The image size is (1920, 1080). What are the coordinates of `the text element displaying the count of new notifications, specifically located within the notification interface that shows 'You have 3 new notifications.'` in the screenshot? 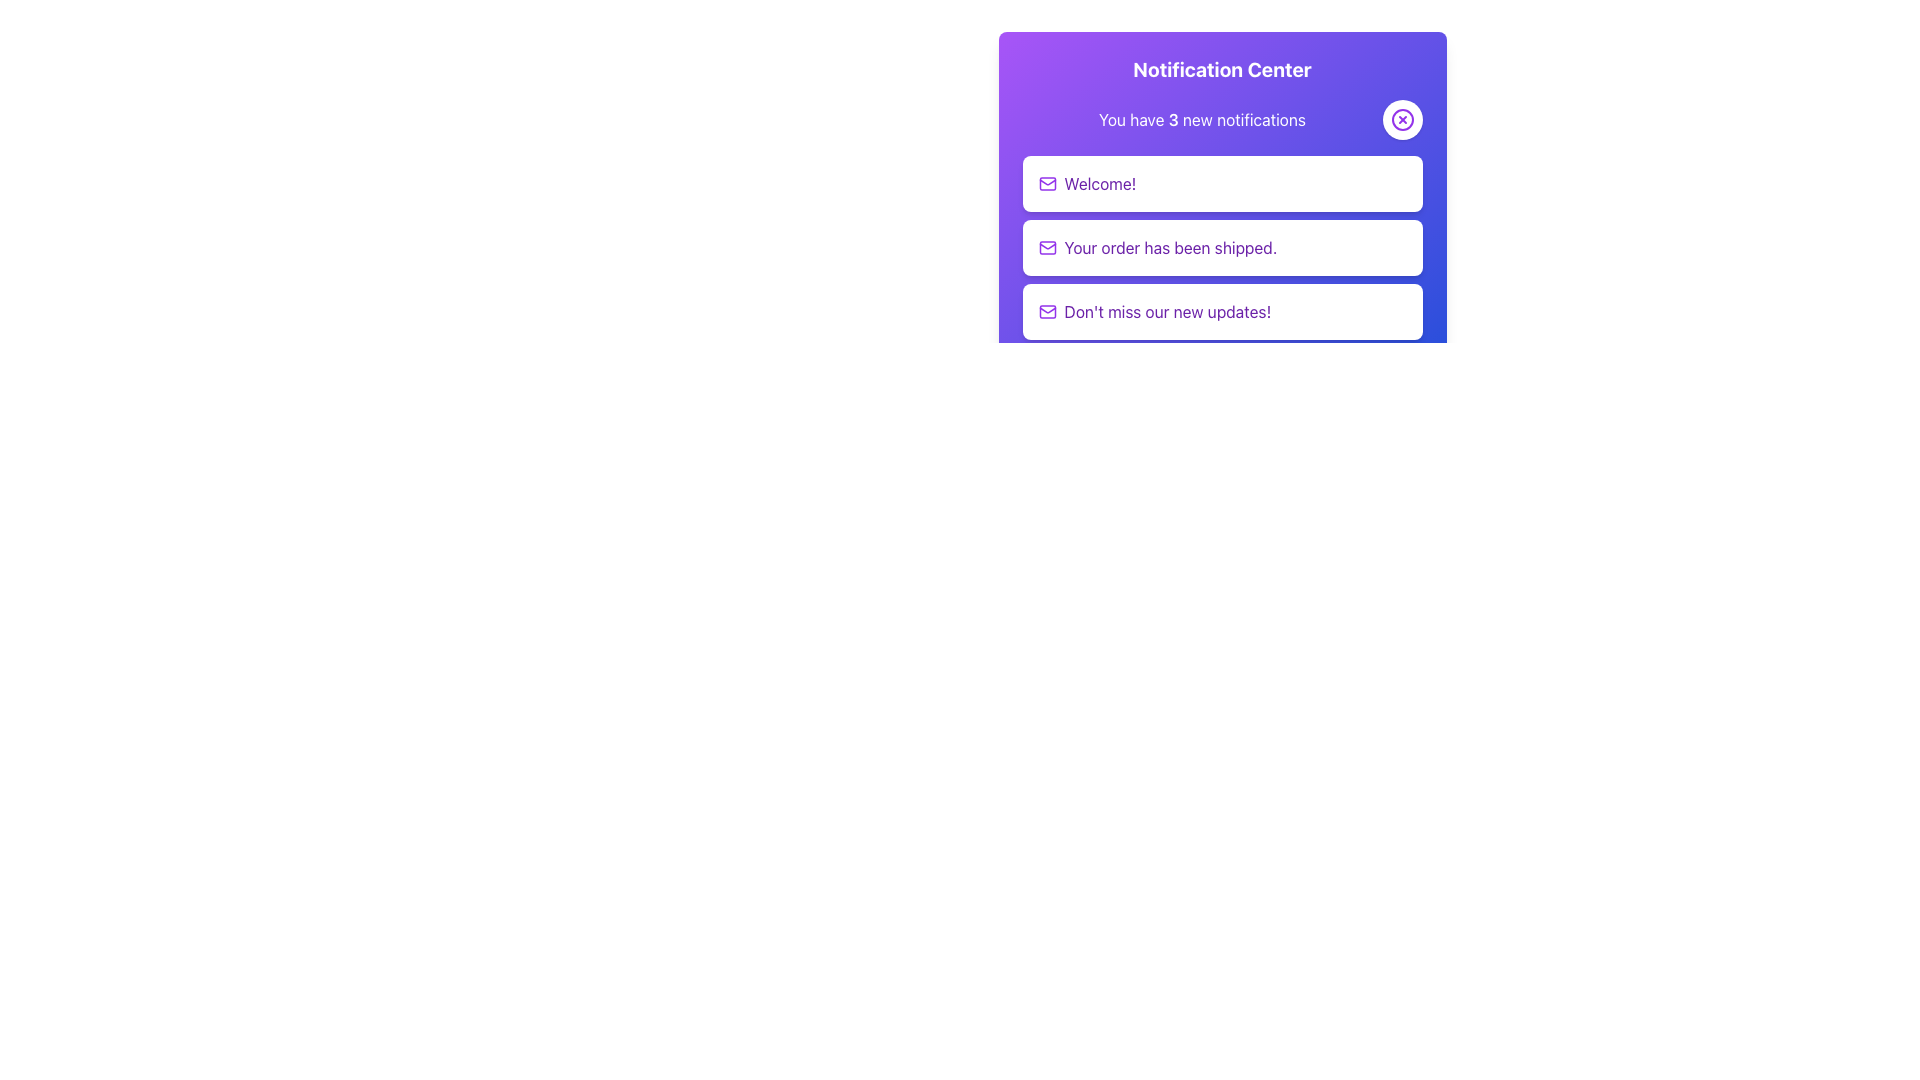 It's located at (1173, 119).